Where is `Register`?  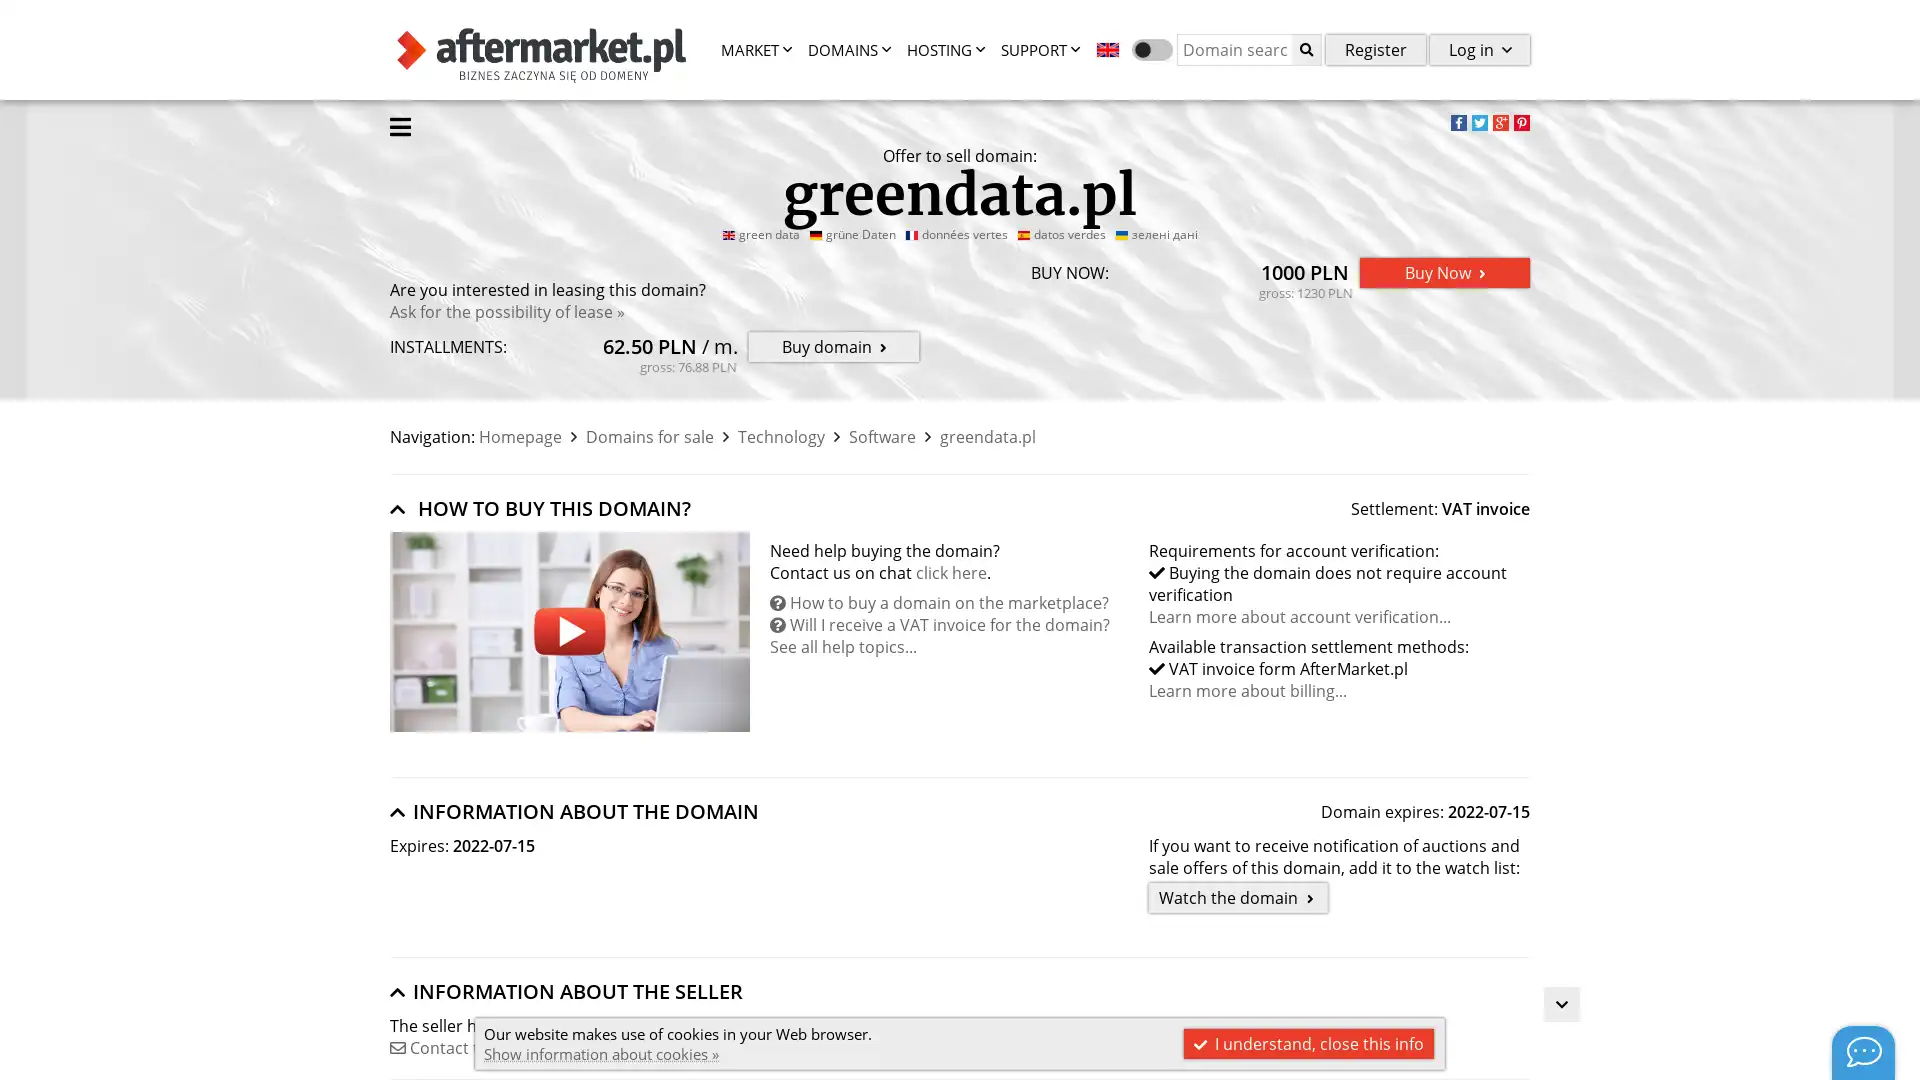 Register is located at coordinates (1375, 48).